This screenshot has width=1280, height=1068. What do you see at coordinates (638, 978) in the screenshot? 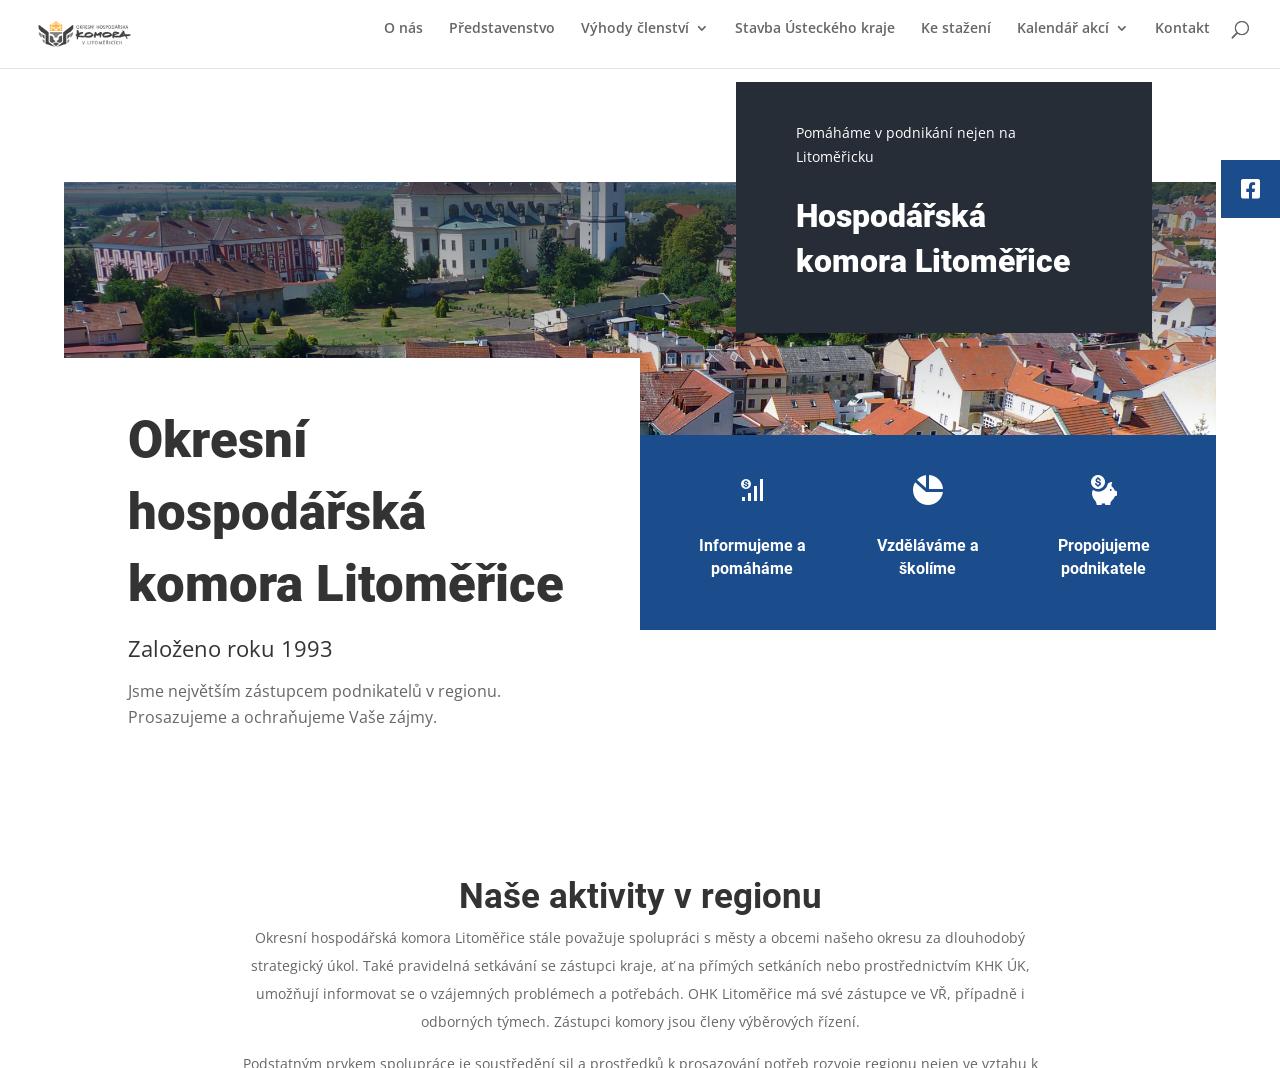
I see `'Okresní hospodářská komora Litoměřice stále považuje spolupráci s městy a obcemi našeho okresu za dlouhodobý strategický úkol. Také pravidelná setkávání se zástupci kraje, ať na přímých setkáních nebo prostřednictvím KHK ÚK, umožňují informovat se o vzájemných problémech a potřebách. OHK Litoměřice má své zástupce ve VŘ, případně i odborných týmech. Zástupci komory jsou členy výběrových řízení.'` at bounding box center [638, 978].